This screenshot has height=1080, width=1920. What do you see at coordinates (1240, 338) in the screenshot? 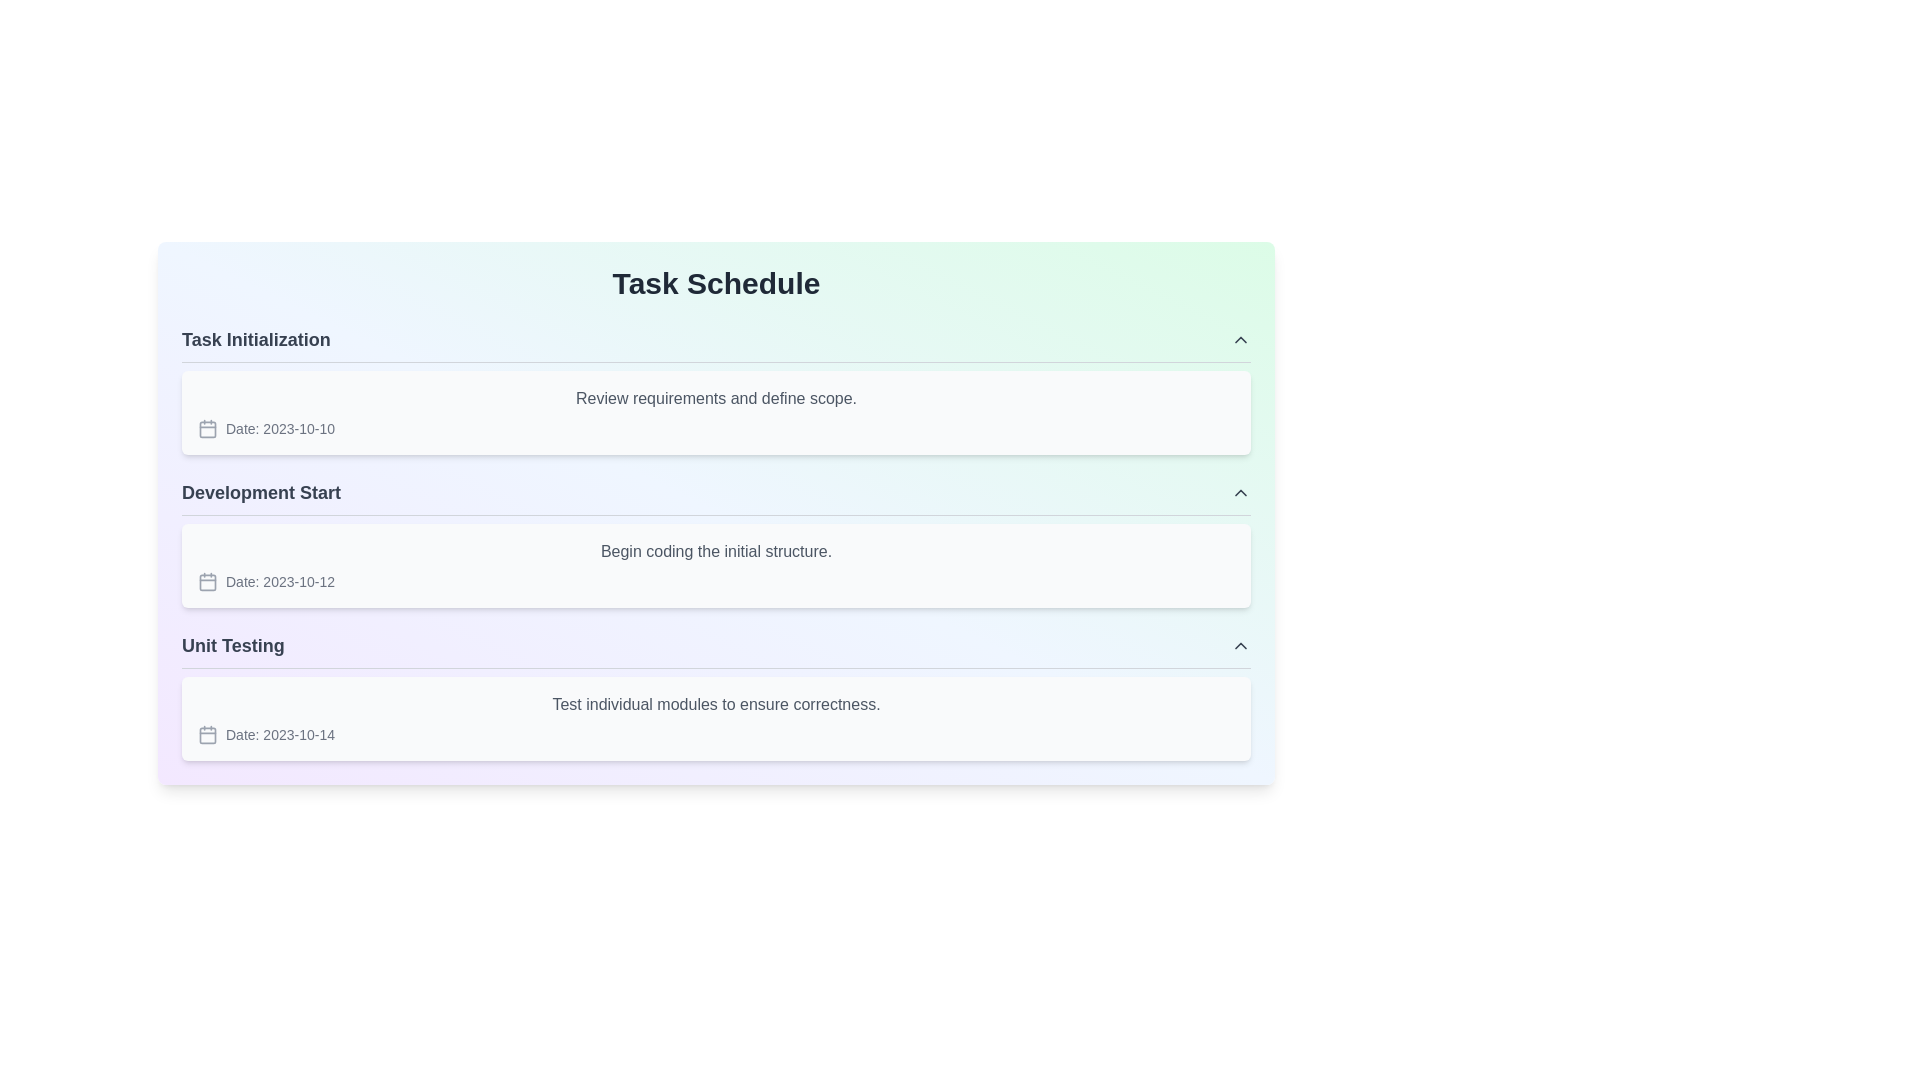
I see `the small upward-pointing chevron icon button, which is positioned to the far-right side of the 'Task Initialization' header text` at bounding box center [1240, 338].